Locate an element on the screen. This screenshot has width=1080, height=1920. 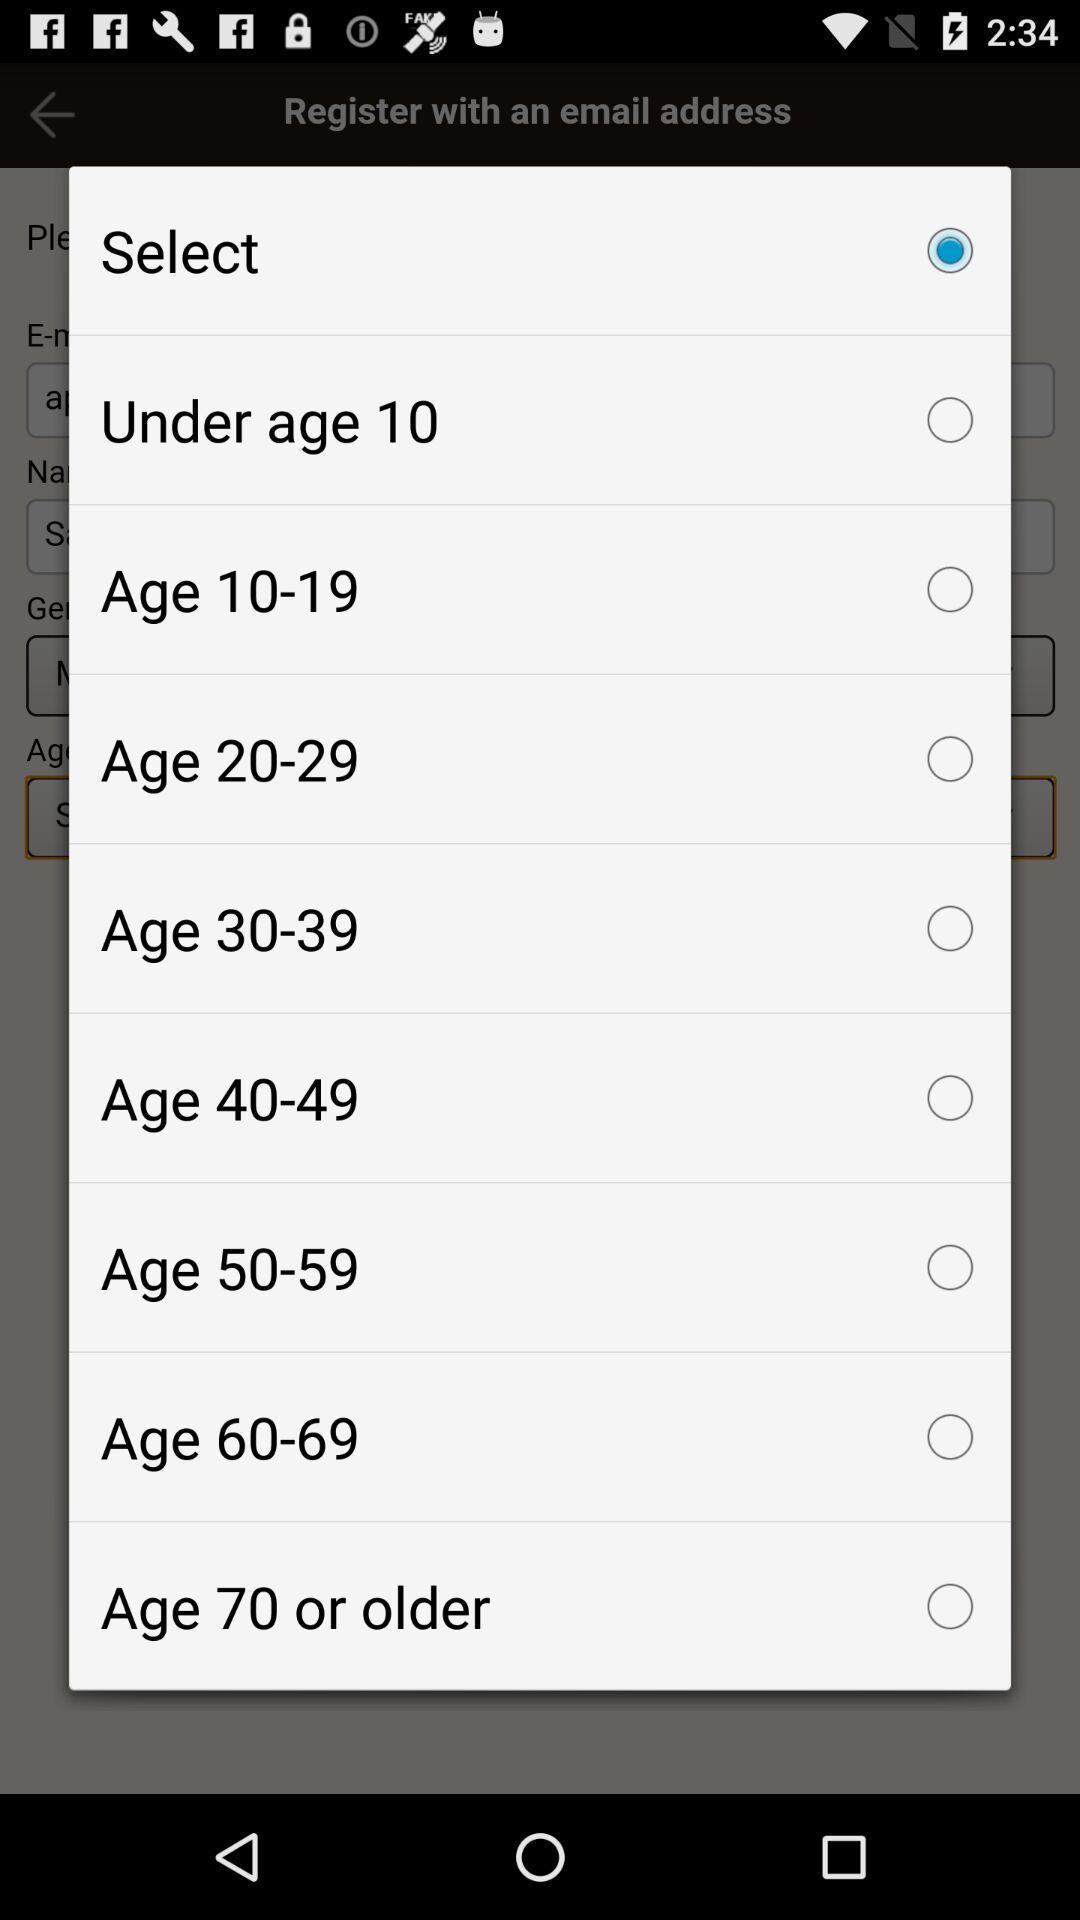
the item above age 60-69 icon is located at coordinates (540, 1266).